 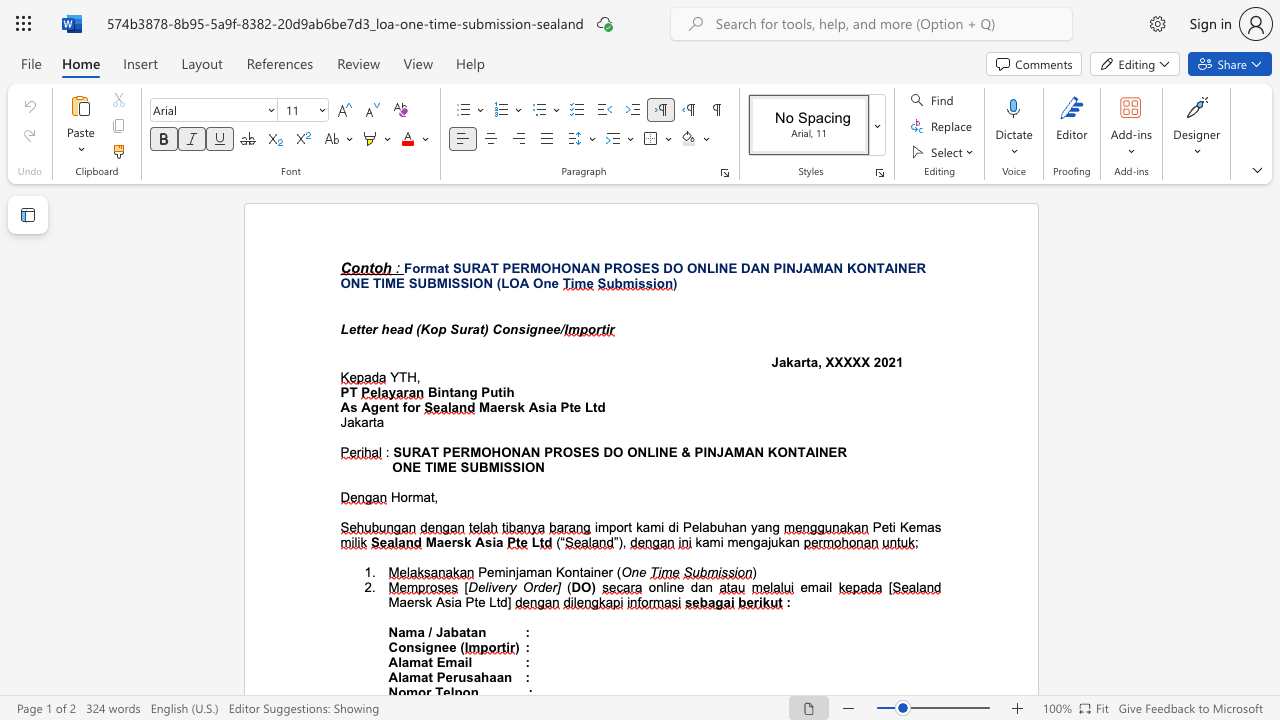 What do you see at coordinates (501, 328) in the screenshot?
I see `the space between the continuous character "C" and "o" in the text` at bounding box center [501, 328].